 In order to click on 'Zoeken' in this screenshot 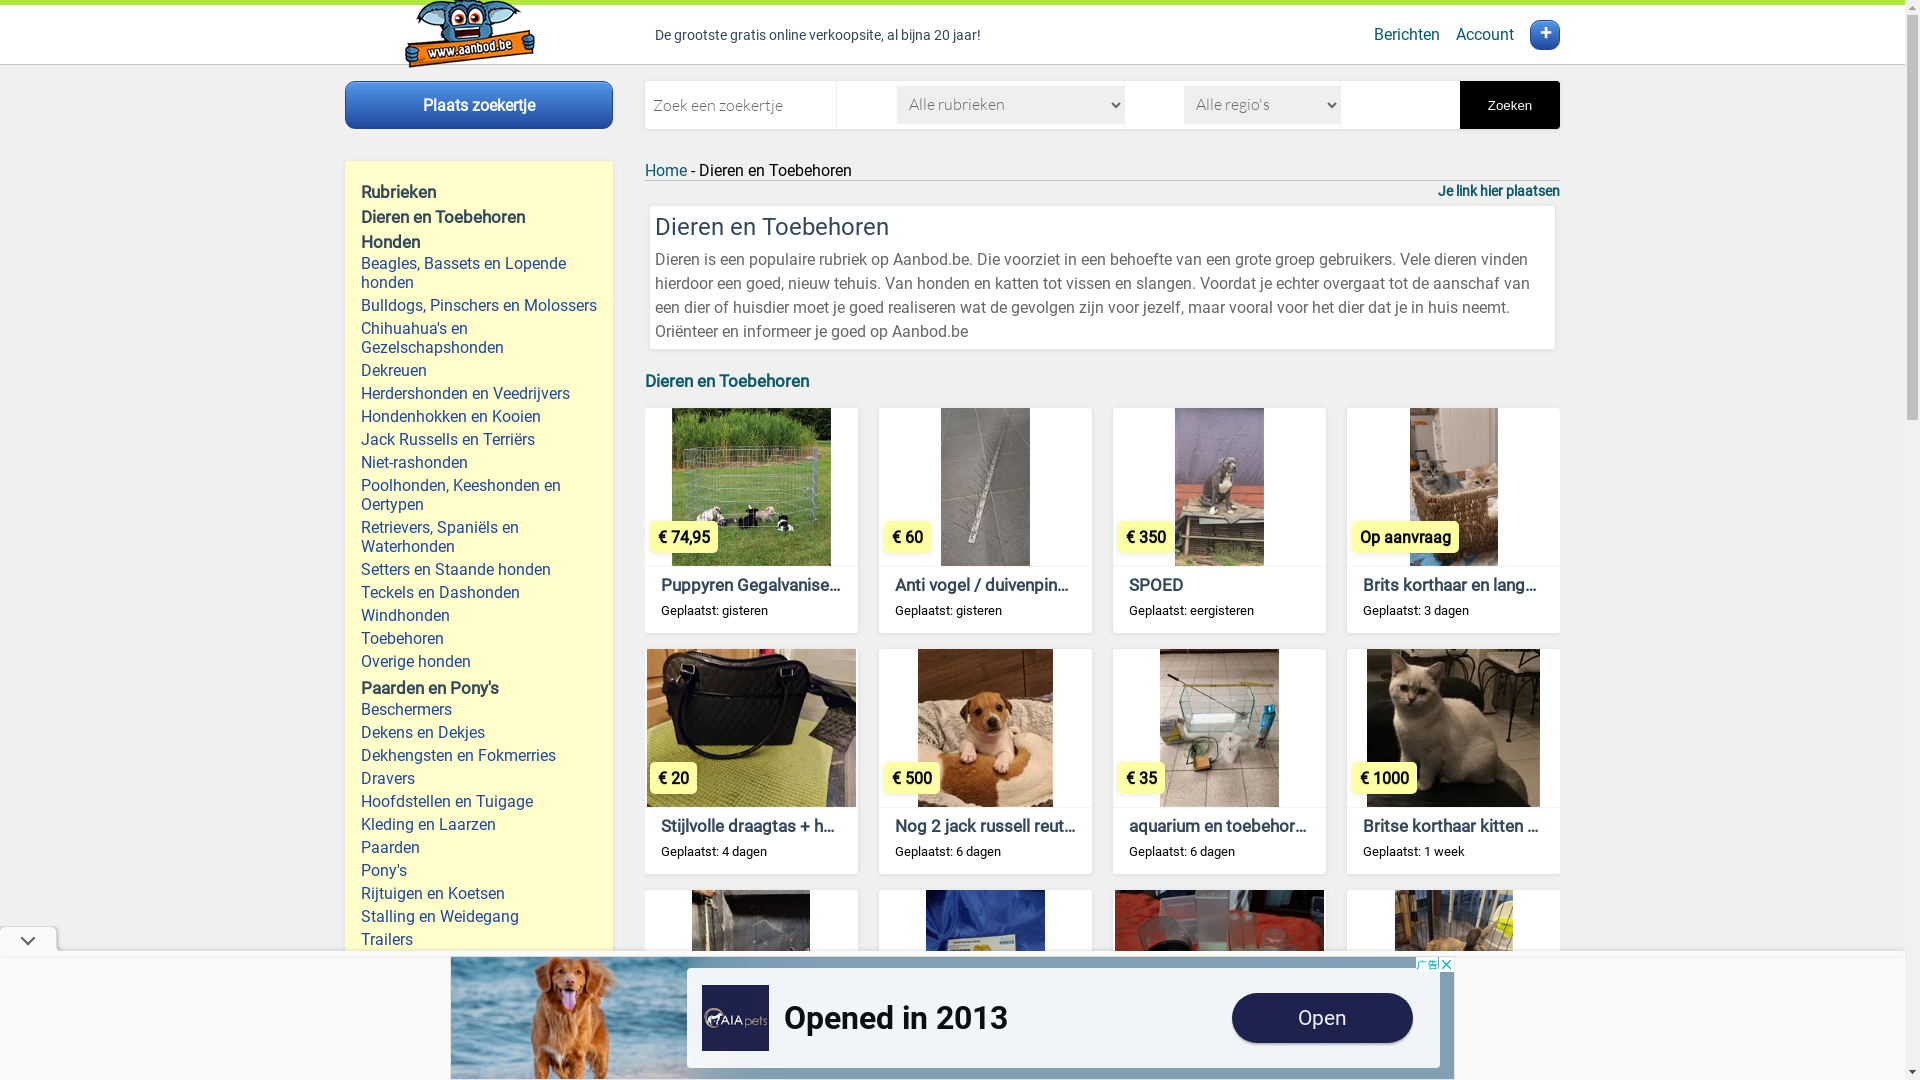, I will do `click(1510, 104)`.